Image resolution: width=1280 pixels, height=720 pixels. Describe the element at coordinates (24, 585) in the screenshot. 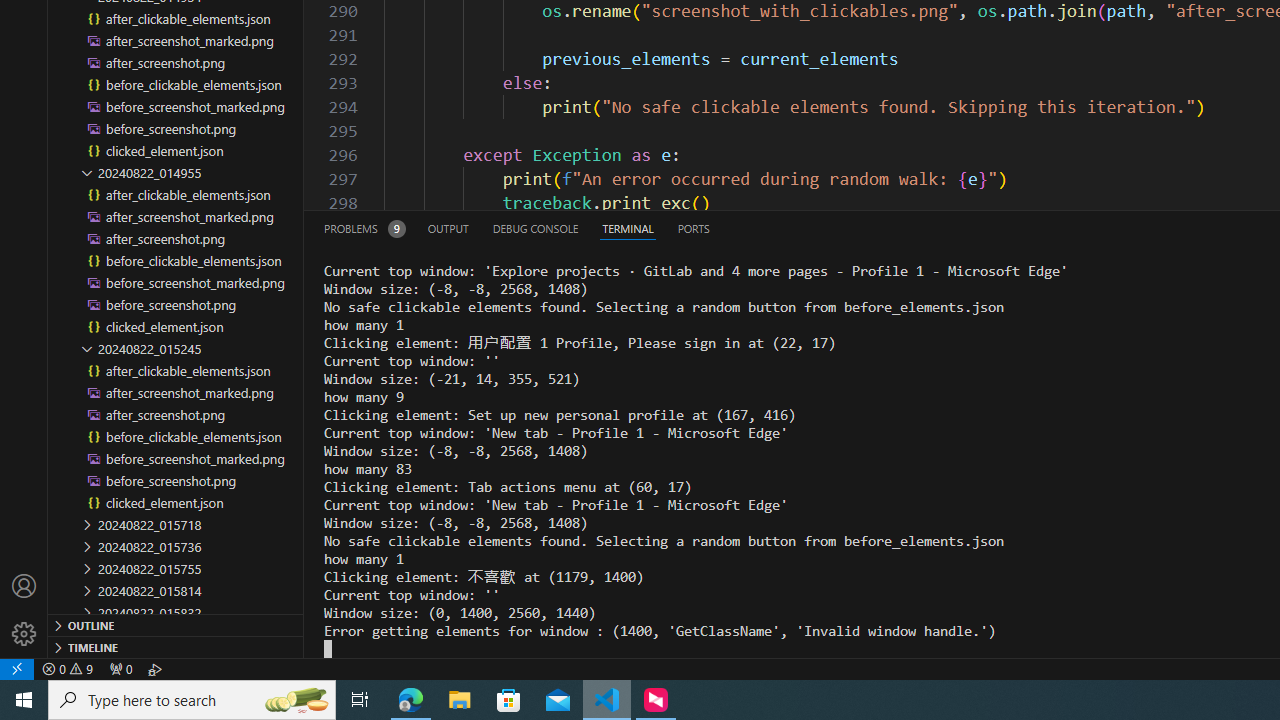

I see `'Accounts'` at that location.